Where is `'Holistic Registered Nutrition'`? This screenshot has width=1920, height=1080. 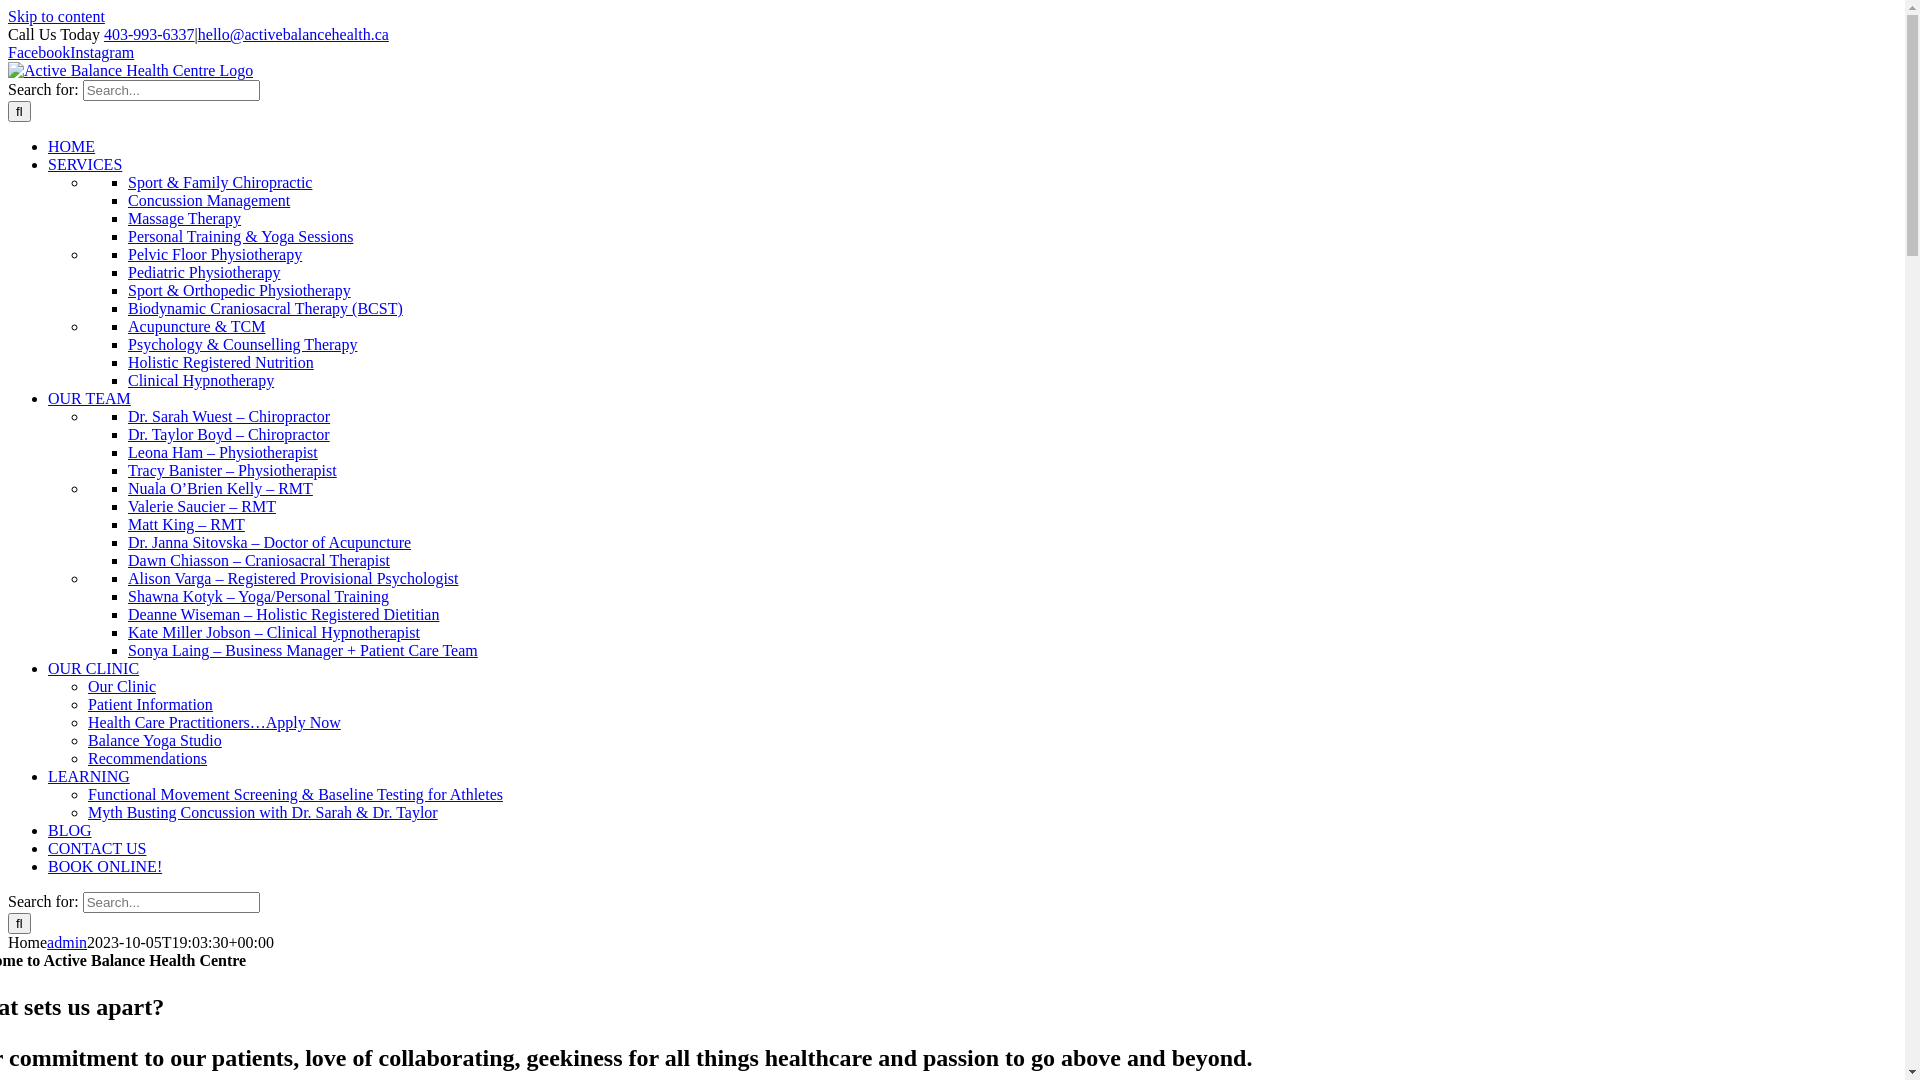
'Holistic Registered Nutrition' is located at coordinates (127, 362).